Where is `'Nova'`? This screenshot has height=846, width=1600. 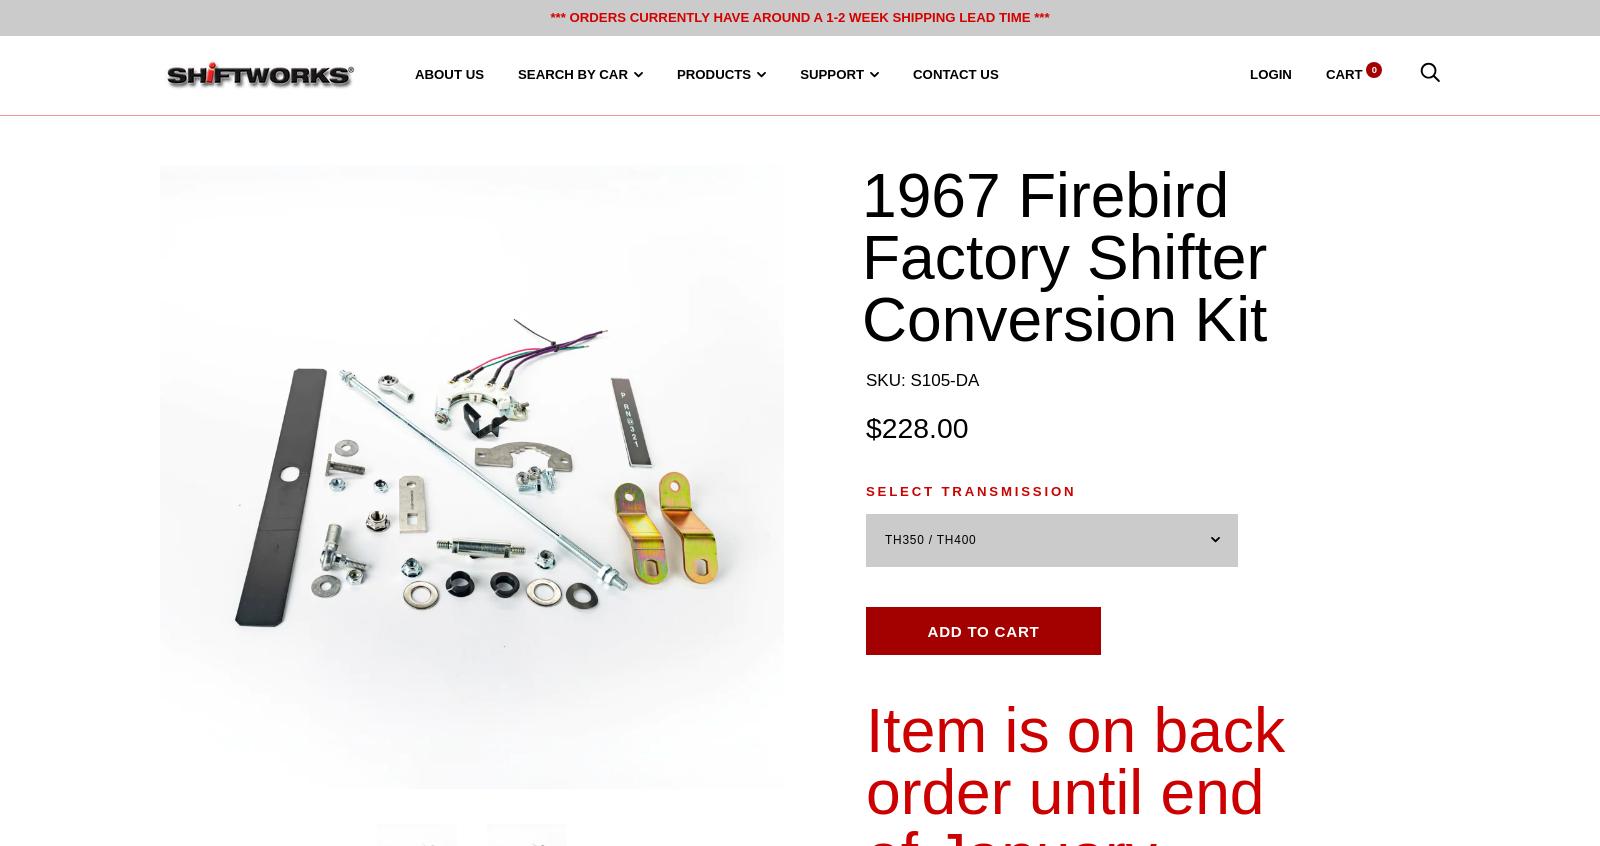
'Nova' is located at coordinates (784, 584).